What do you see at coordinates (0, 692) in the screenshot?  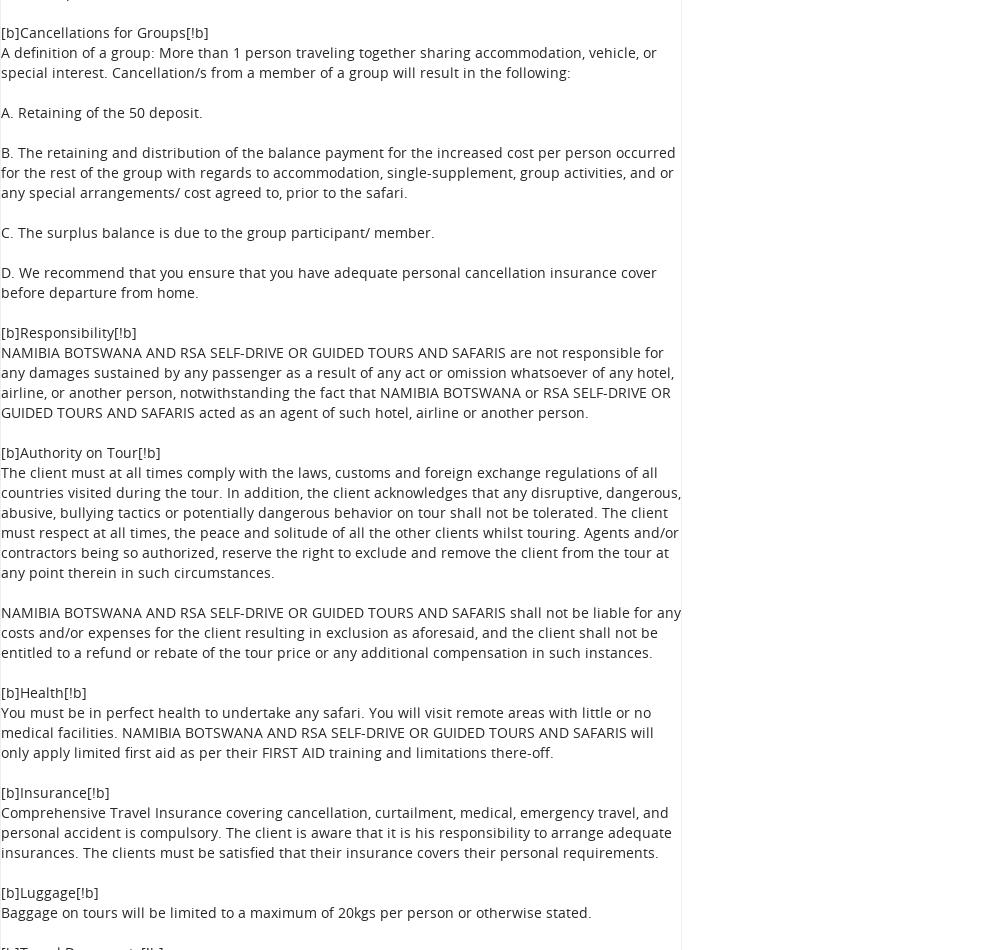 I see `'[b]Health[!b]'` at bounding box center [0, 692].